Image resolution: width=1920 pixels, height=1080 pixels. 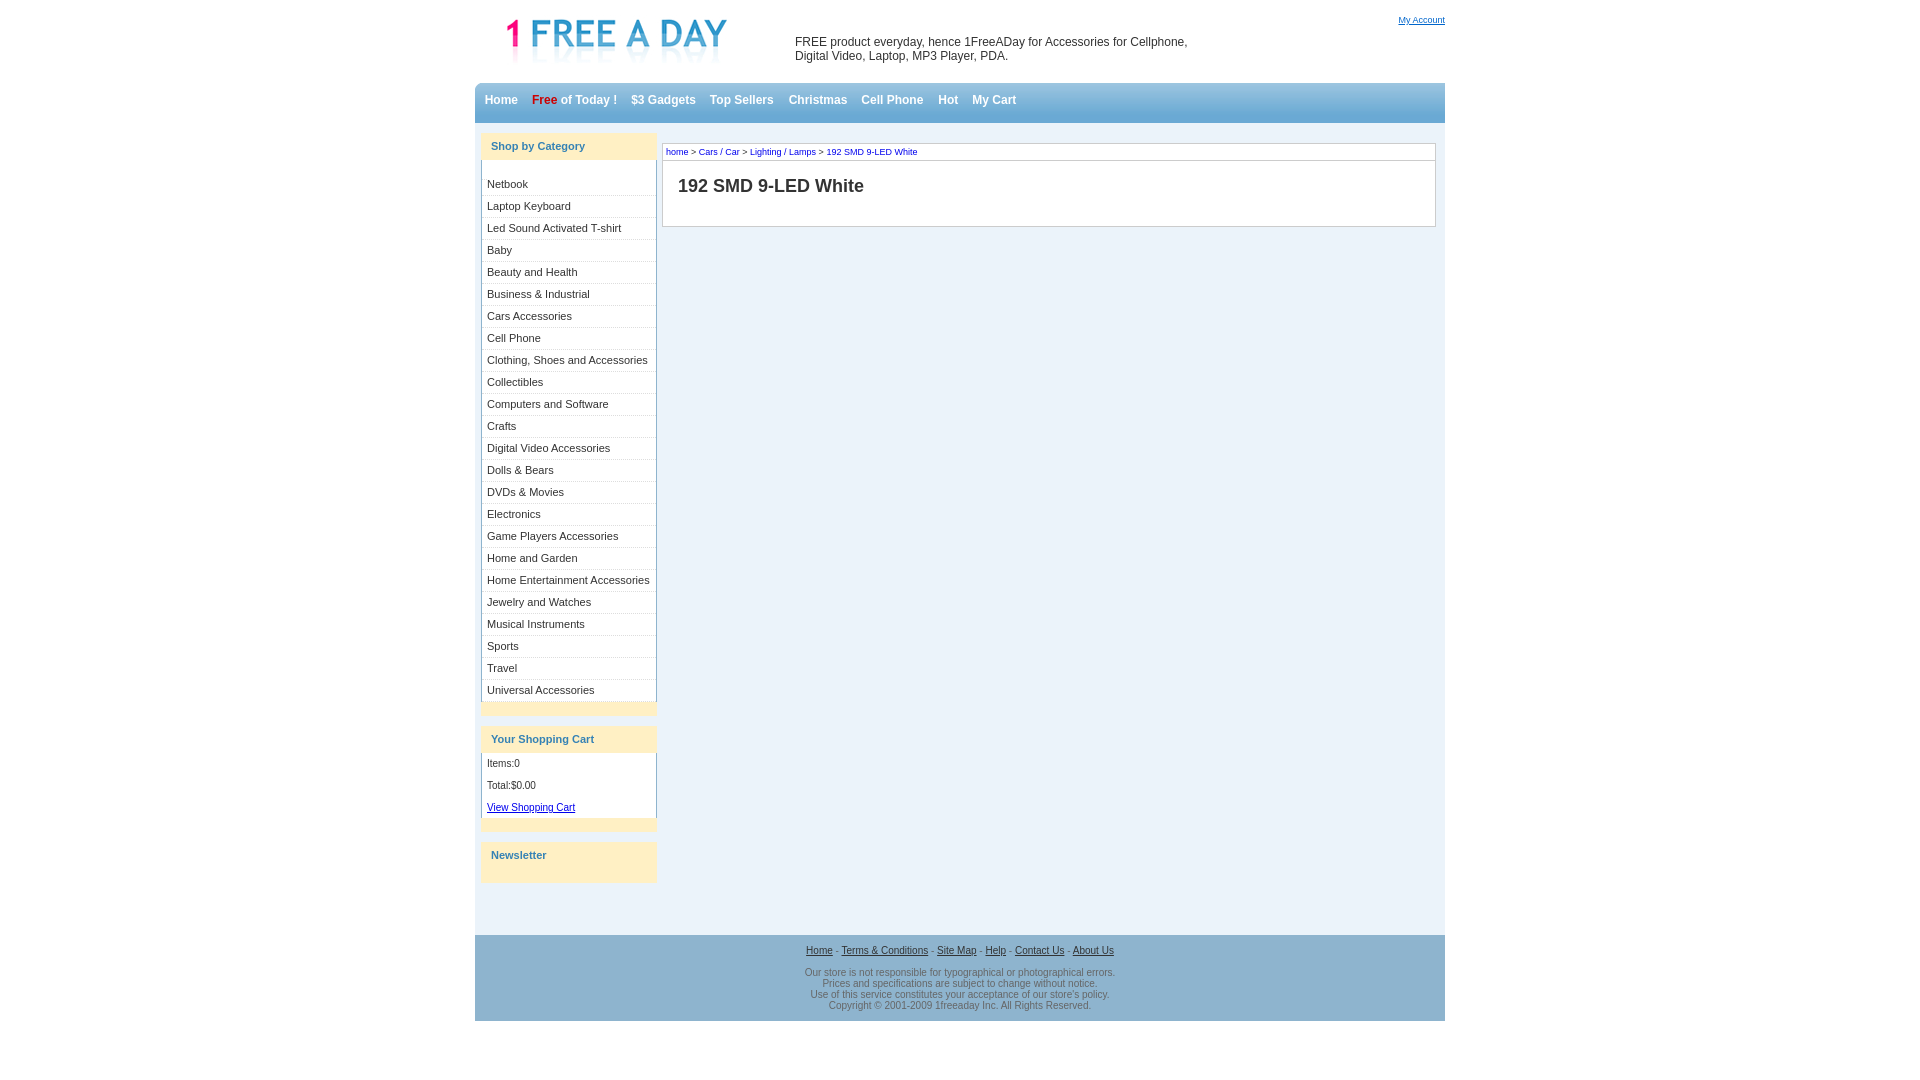 What do you see at coordinates (570, 293) in the screenshot?
I see `'Business & Industrial'` at bounding box center [570, 293].